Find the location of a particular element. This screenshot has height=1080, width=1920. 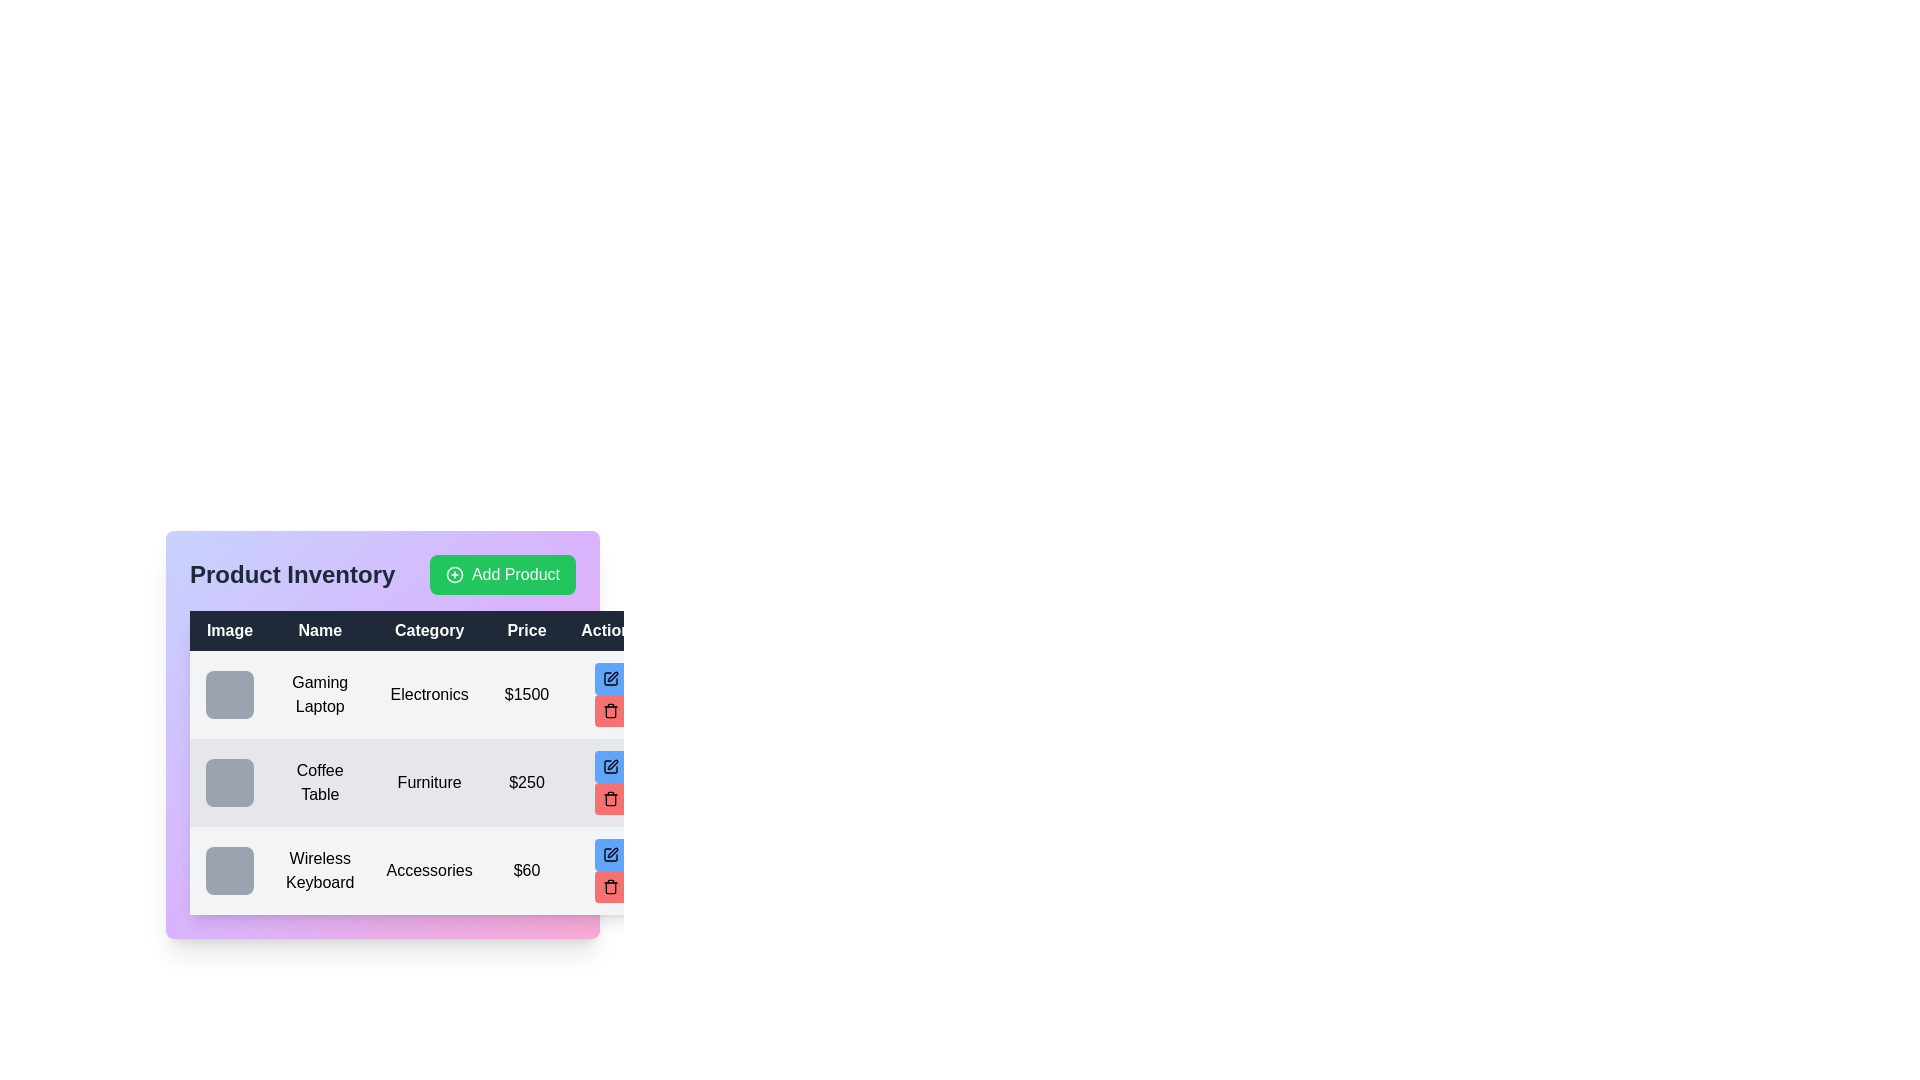

the blue rectangular button with a pen icon in the 'Action' column of the second row corresponding to 'Coffee Table' in the 'Product Inventory' section to observe the hover effect is located at coordinates (609, 766).